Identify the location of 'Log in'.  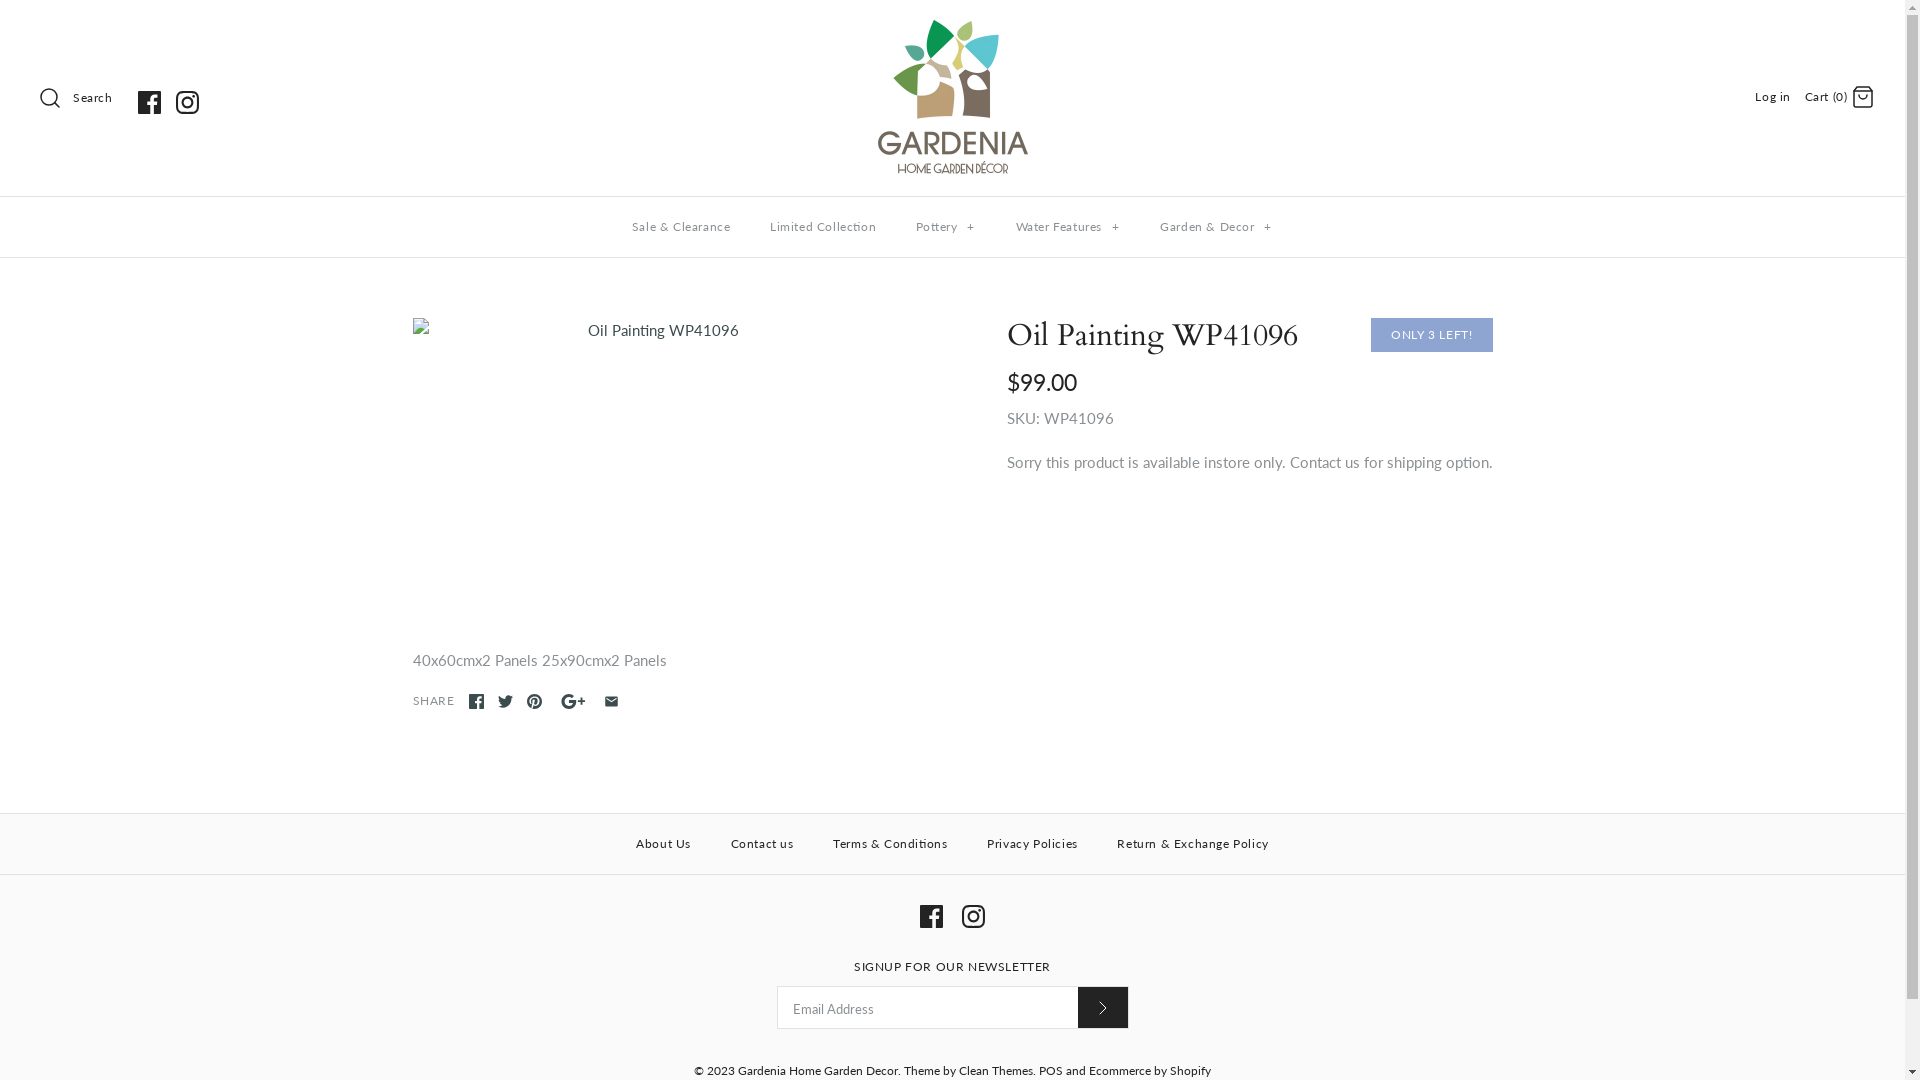
(1754, 96).